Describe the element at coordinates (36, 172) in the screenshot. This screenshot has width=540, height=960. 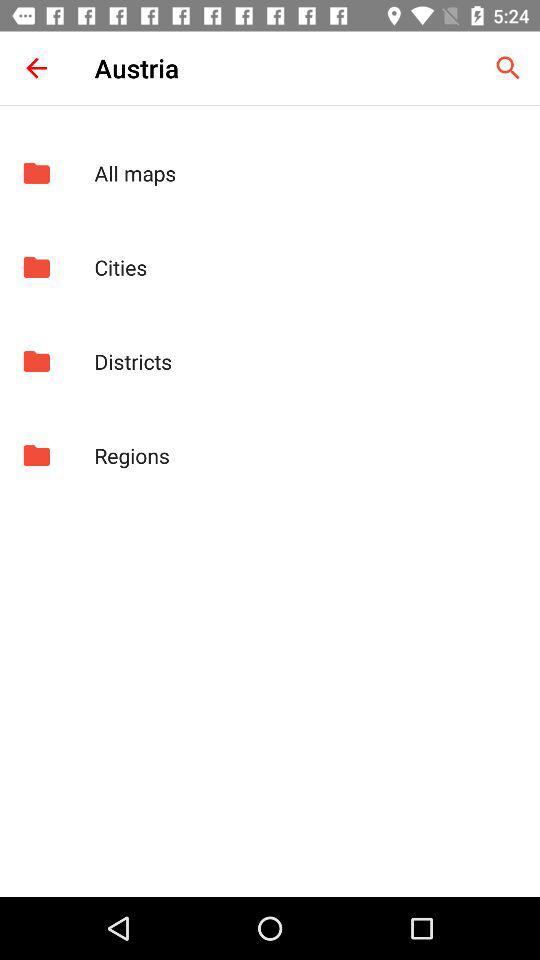
I see `the icon to the left of the all maps item` at that location.